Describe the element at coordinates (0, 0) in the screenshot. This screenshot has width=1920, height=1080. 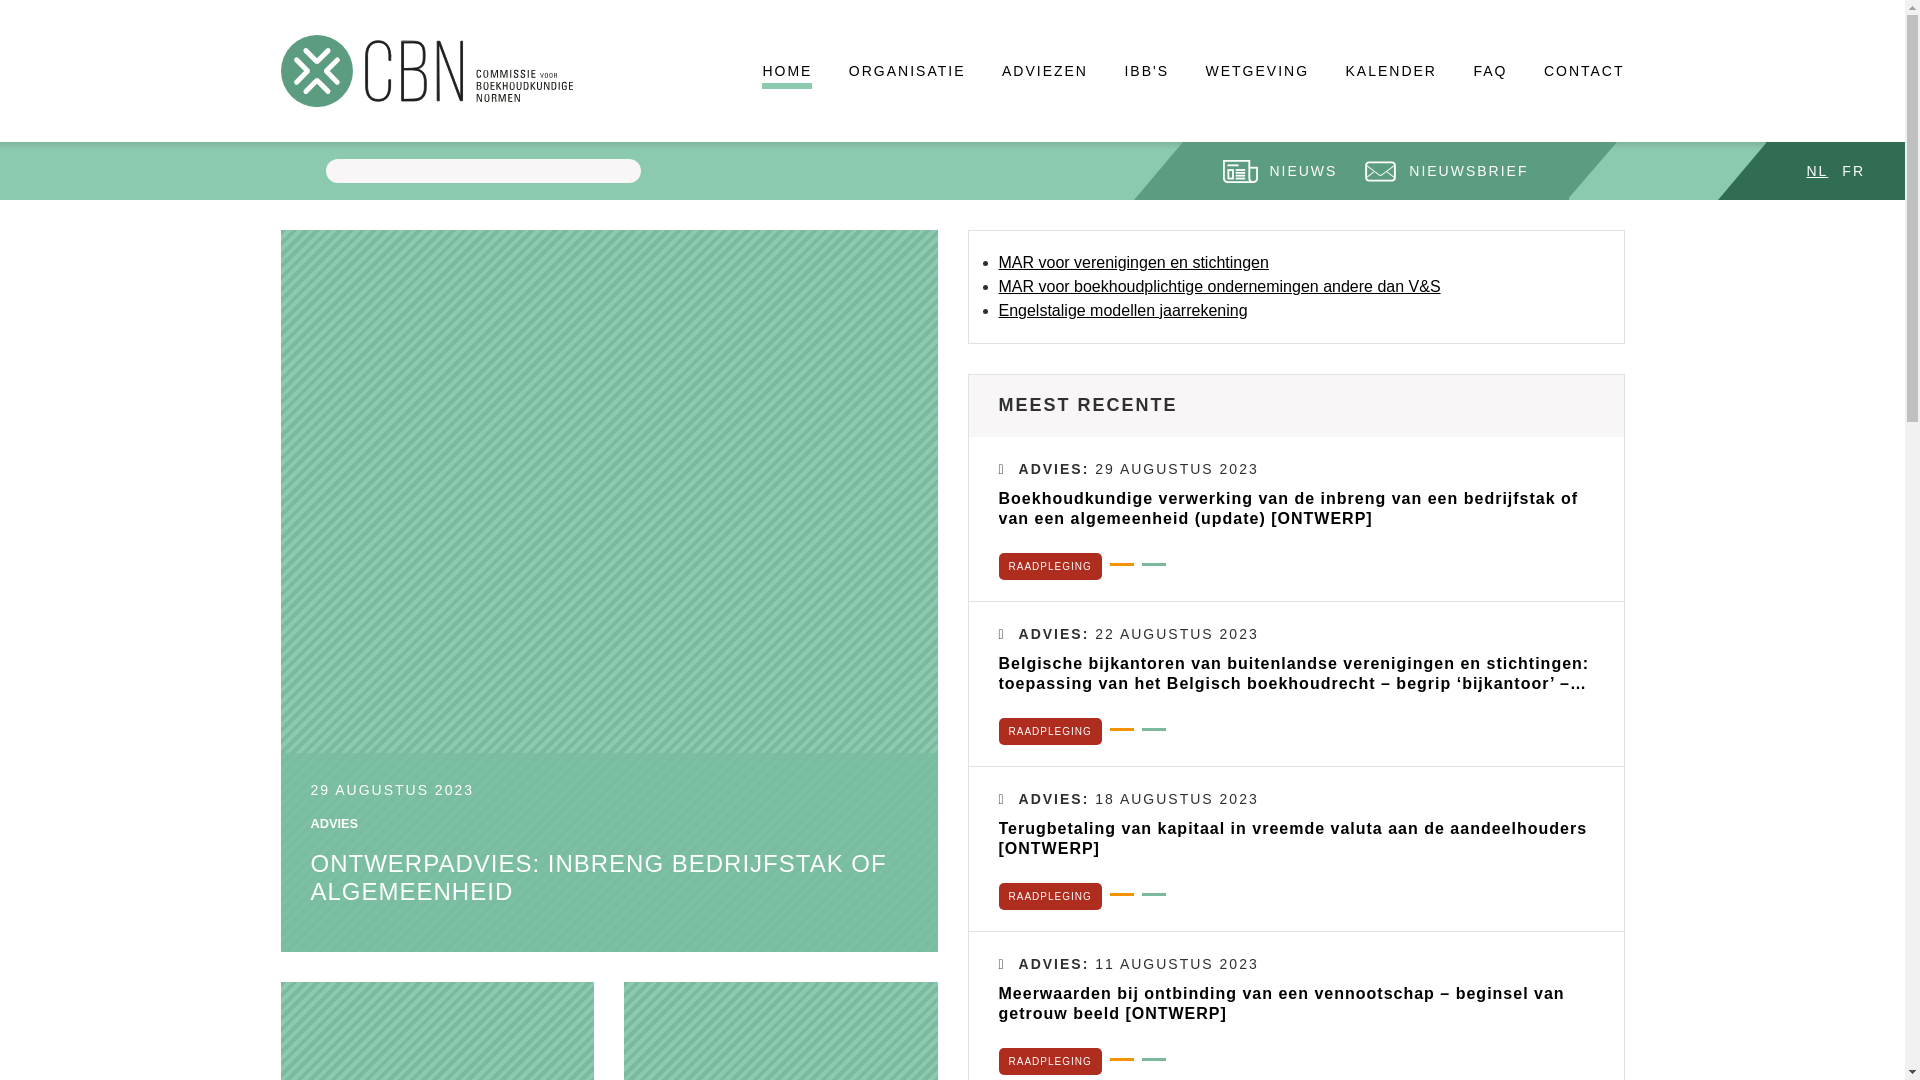
I see `'Skip to main content'` at that location.